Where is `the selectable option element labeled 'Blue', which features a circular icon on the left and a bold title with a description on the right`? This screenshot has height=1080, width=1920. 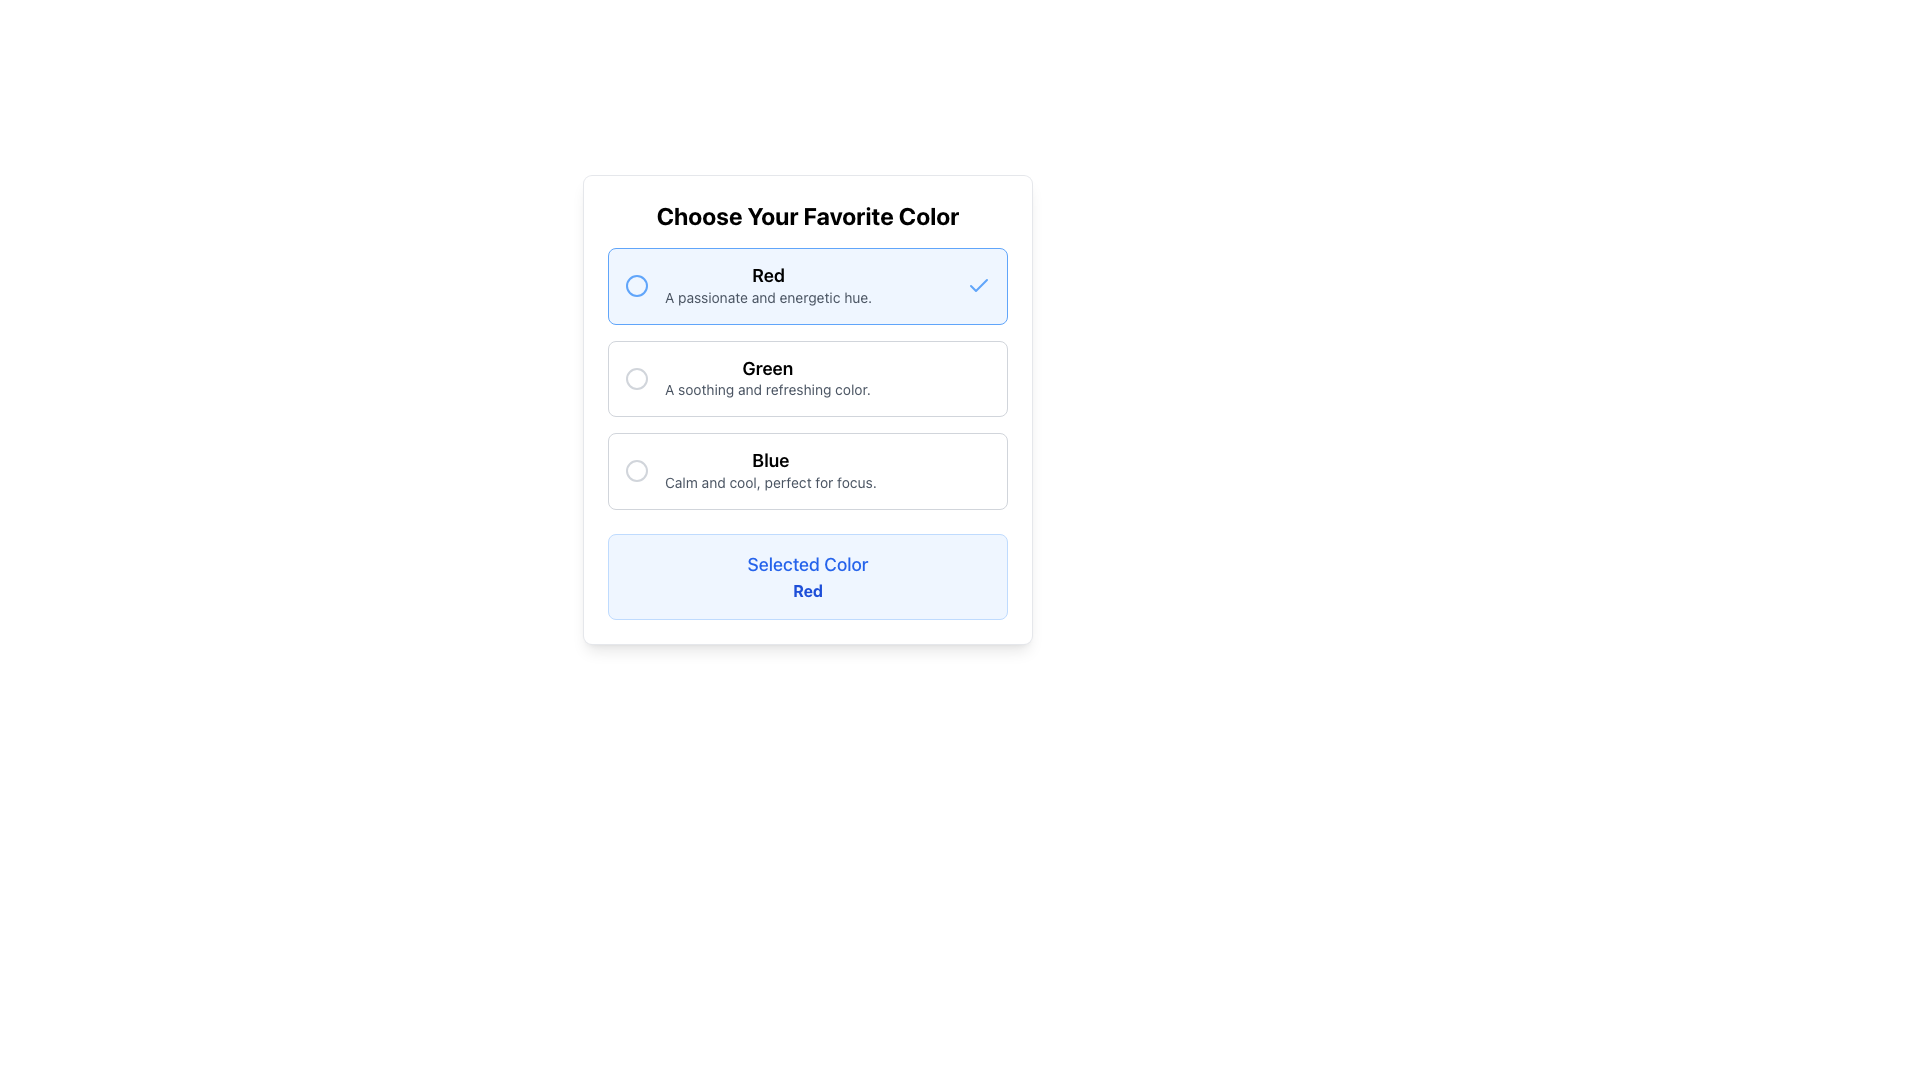 the selectable option element labeled 'Blue', which features a circular icon on the left and a bold title with a description on the right is located at coordinates (807, 470).